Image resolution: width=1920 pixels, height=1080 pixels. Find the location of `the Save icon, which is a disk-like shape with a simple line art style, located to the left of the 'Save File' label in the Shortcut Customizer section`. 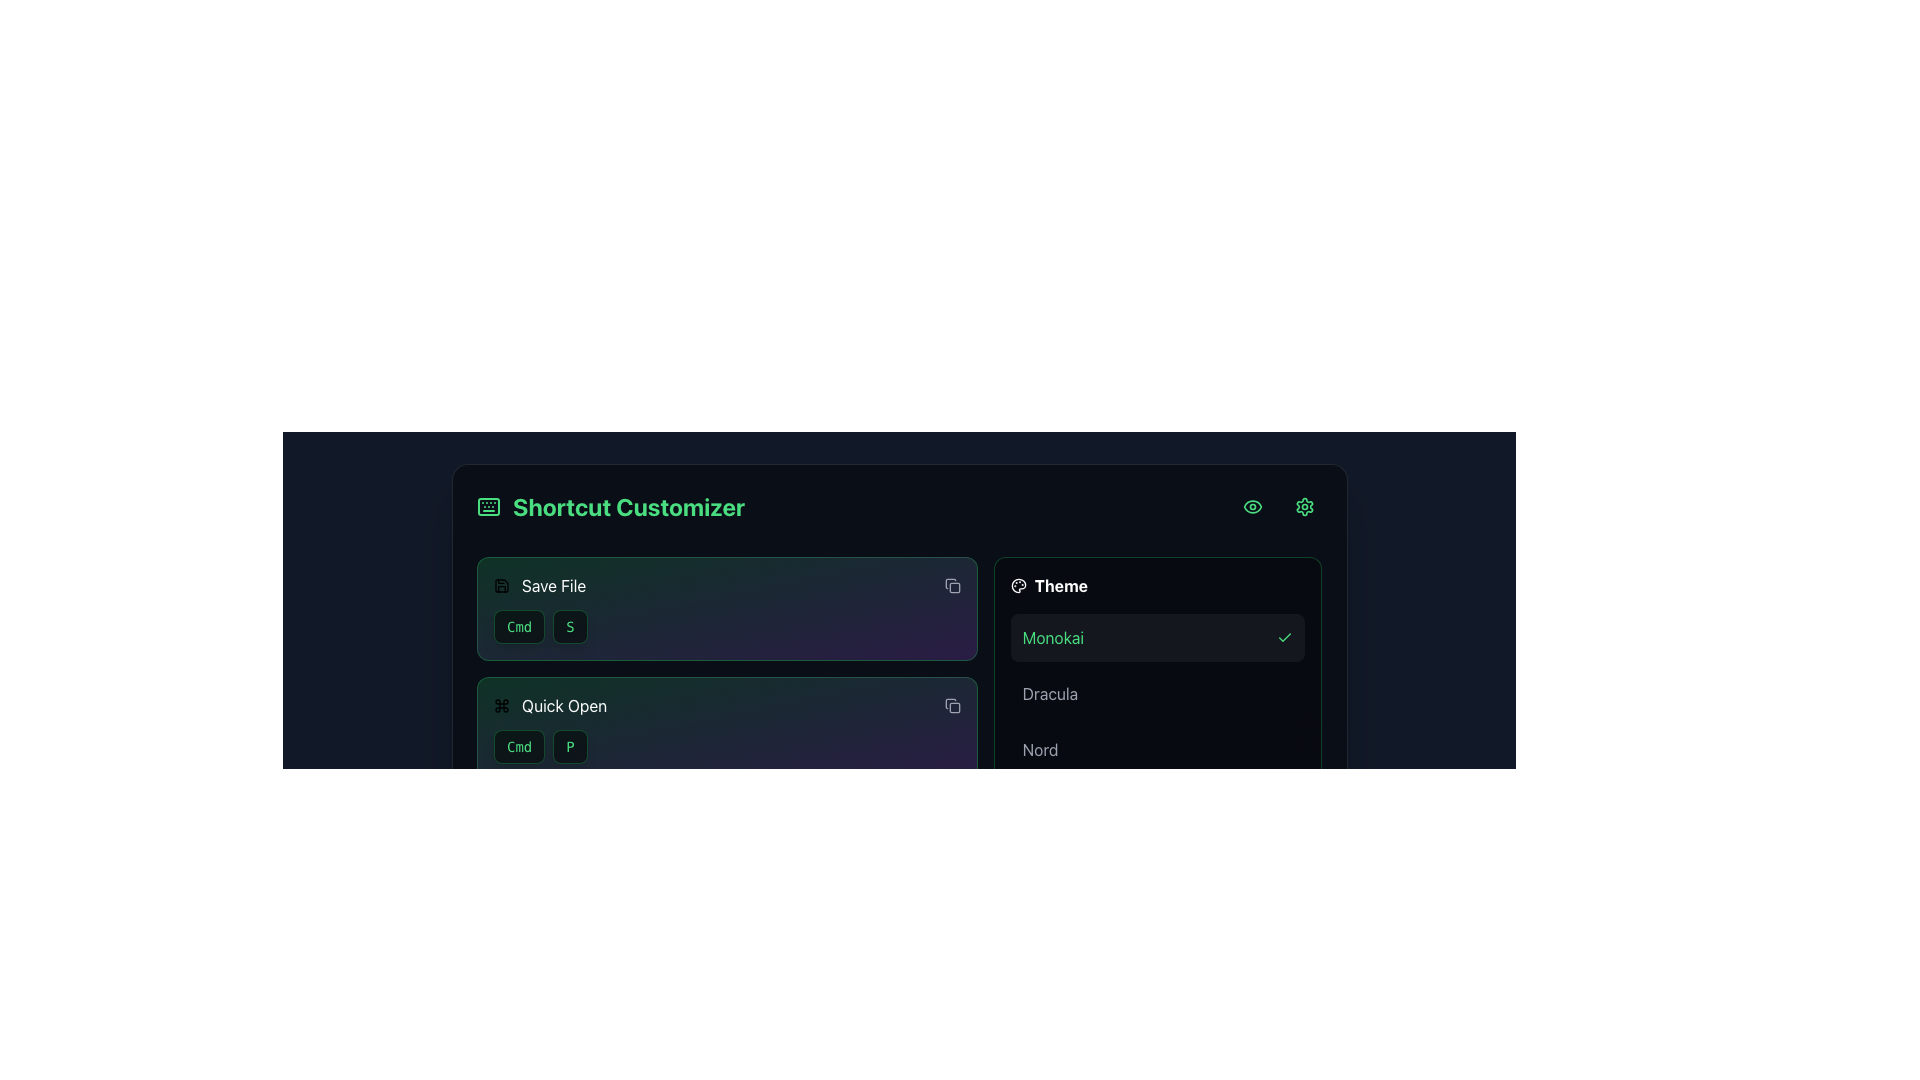

the Save icon, which is a disk-like shape with a simple line art style, located to the left of the 'Save File' label in the Shortcut Customizer section is located at coordinates (501, 585).